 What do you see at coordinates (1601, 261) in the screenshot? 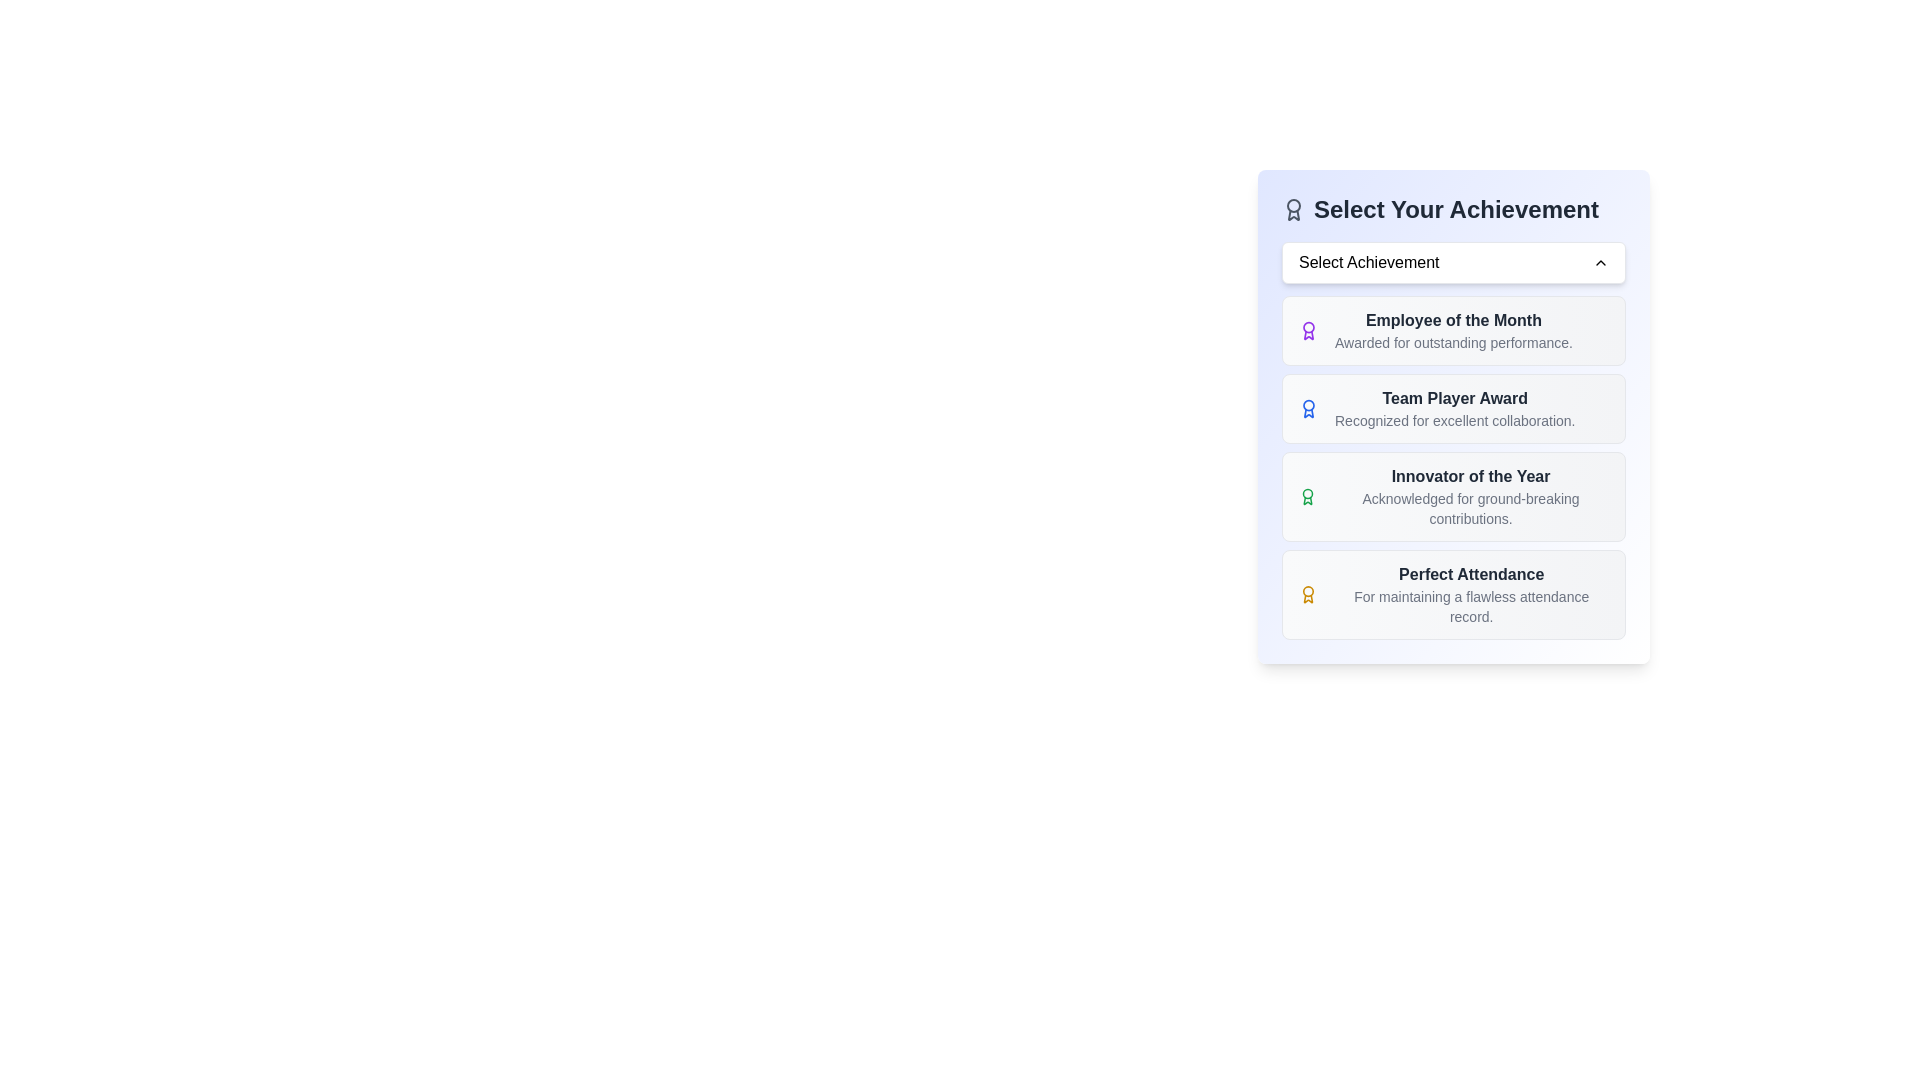
I see `the small black triangular upward-pointing chevron icon located to the far right of the 'Select Achievement' horizontal bar for visual feedback` at bounding box center [1601, 261].